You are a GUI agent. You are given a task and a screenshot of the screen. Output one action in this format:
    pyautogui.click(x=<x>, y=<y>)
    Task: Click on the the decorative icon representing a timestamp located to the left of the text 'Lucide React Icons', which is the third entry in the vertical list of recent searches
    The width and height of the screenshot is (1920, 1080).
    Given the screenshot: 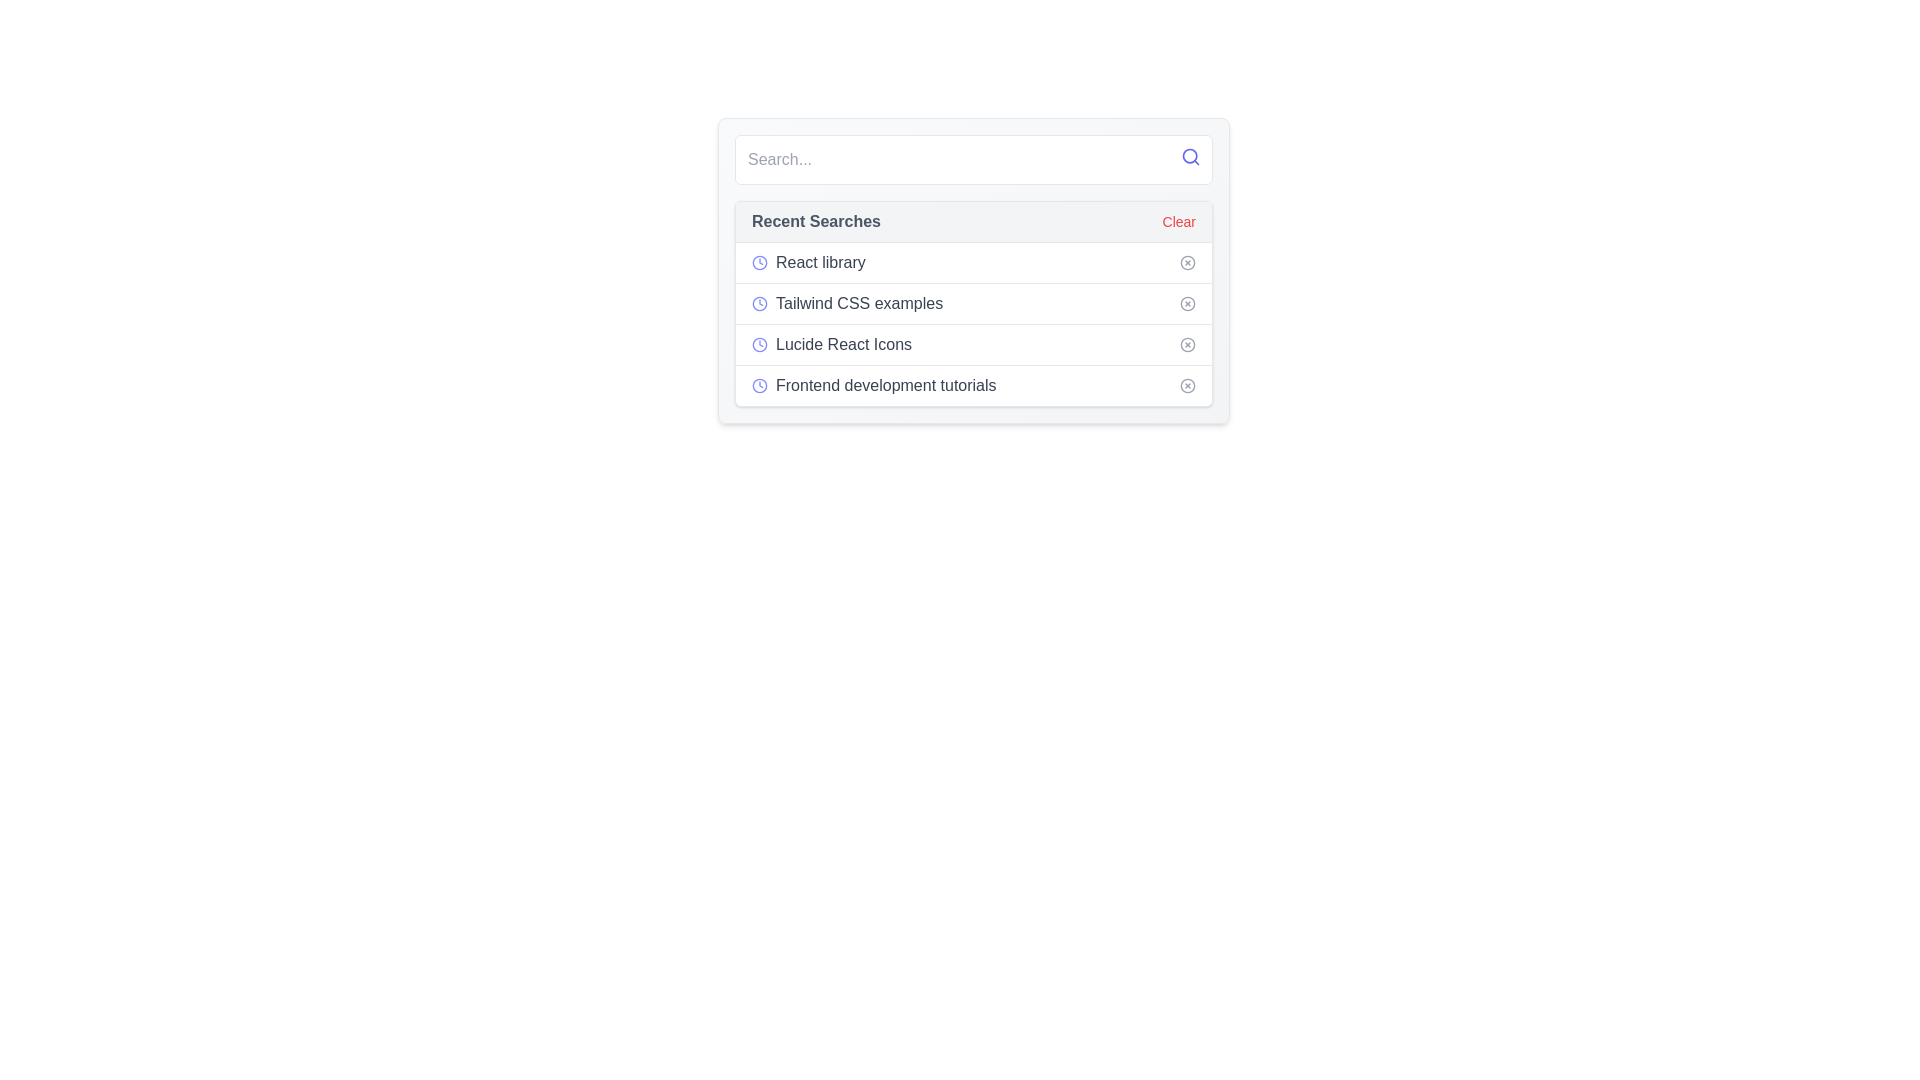 What is the action you would take?
    pyautogui.click(x=758, y=343)
    